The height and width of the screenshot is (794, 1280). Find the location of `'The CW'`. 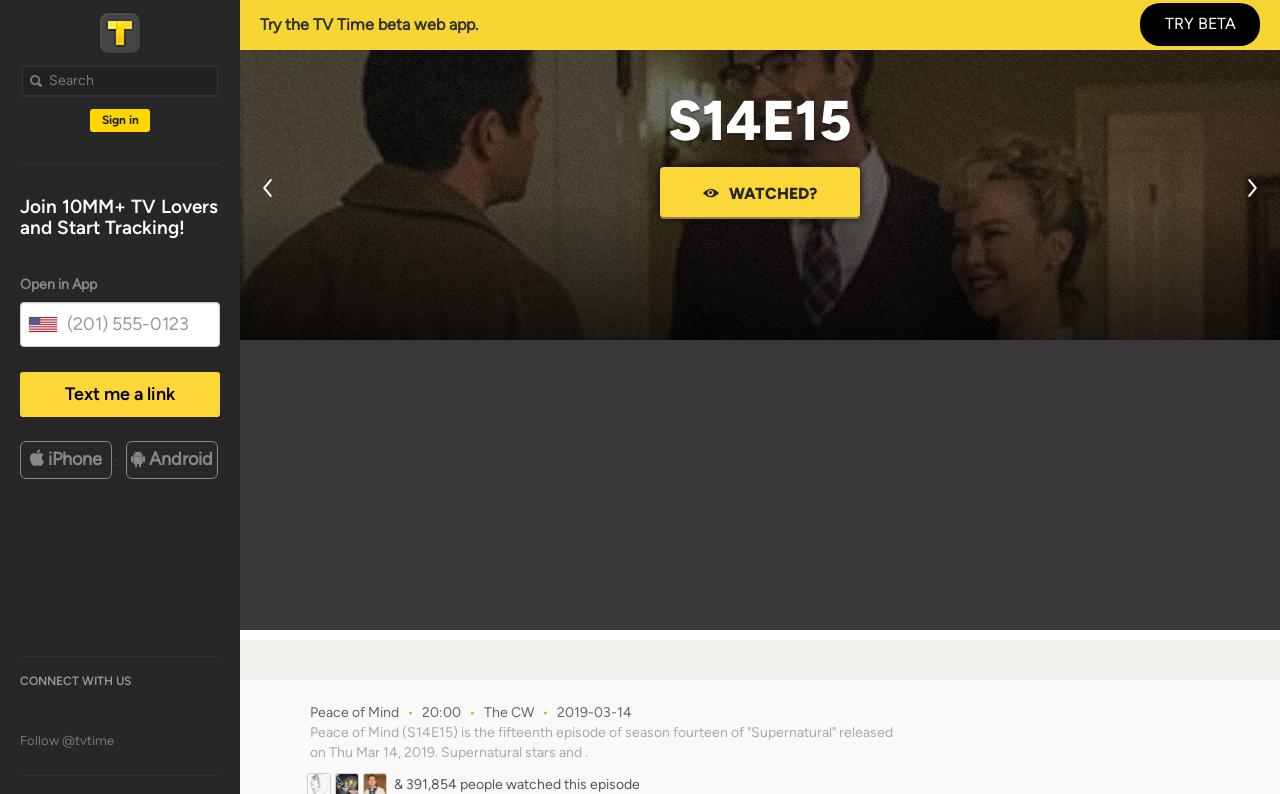

'The CW' is located at coordinates (509, 712).